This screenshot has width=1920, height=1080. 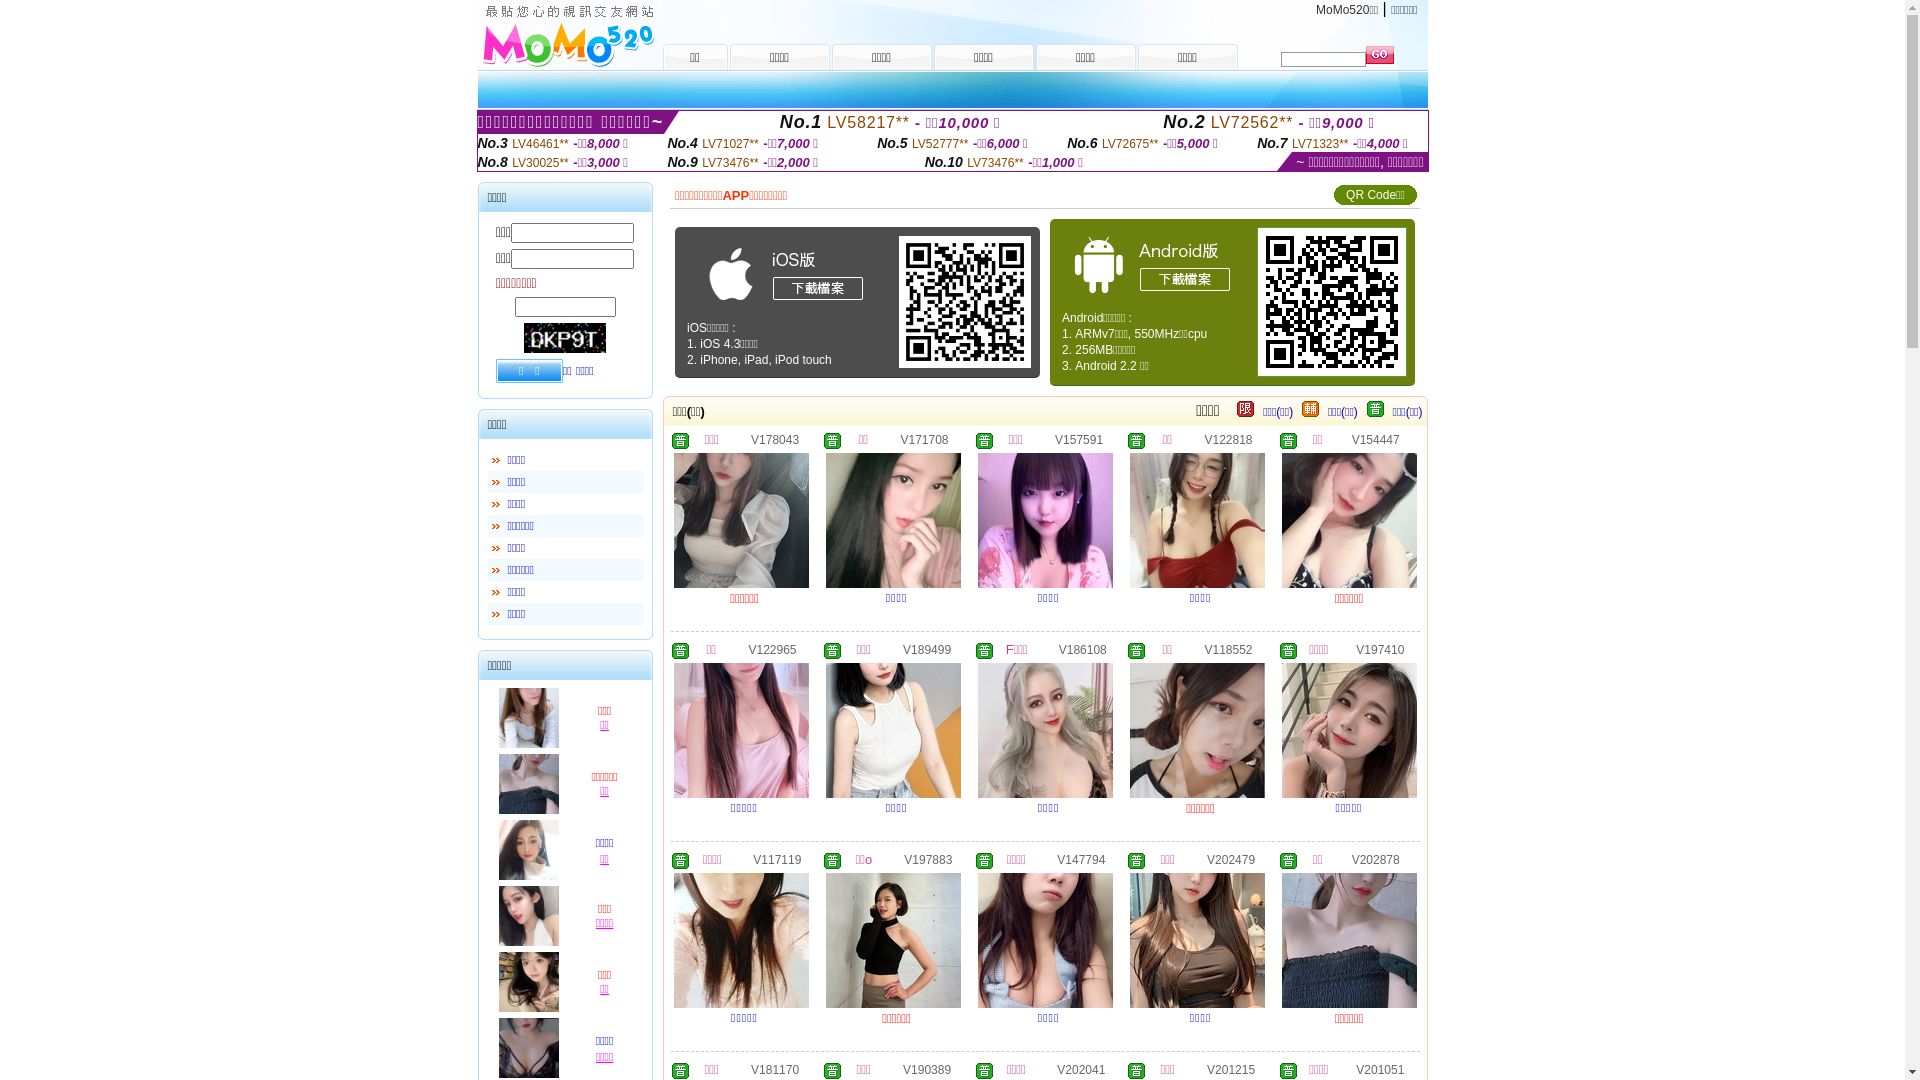 What do you see at coordinates (773, 1067) in the screenshot?
I see `'V181170'` at bounding box center [773, 1067].